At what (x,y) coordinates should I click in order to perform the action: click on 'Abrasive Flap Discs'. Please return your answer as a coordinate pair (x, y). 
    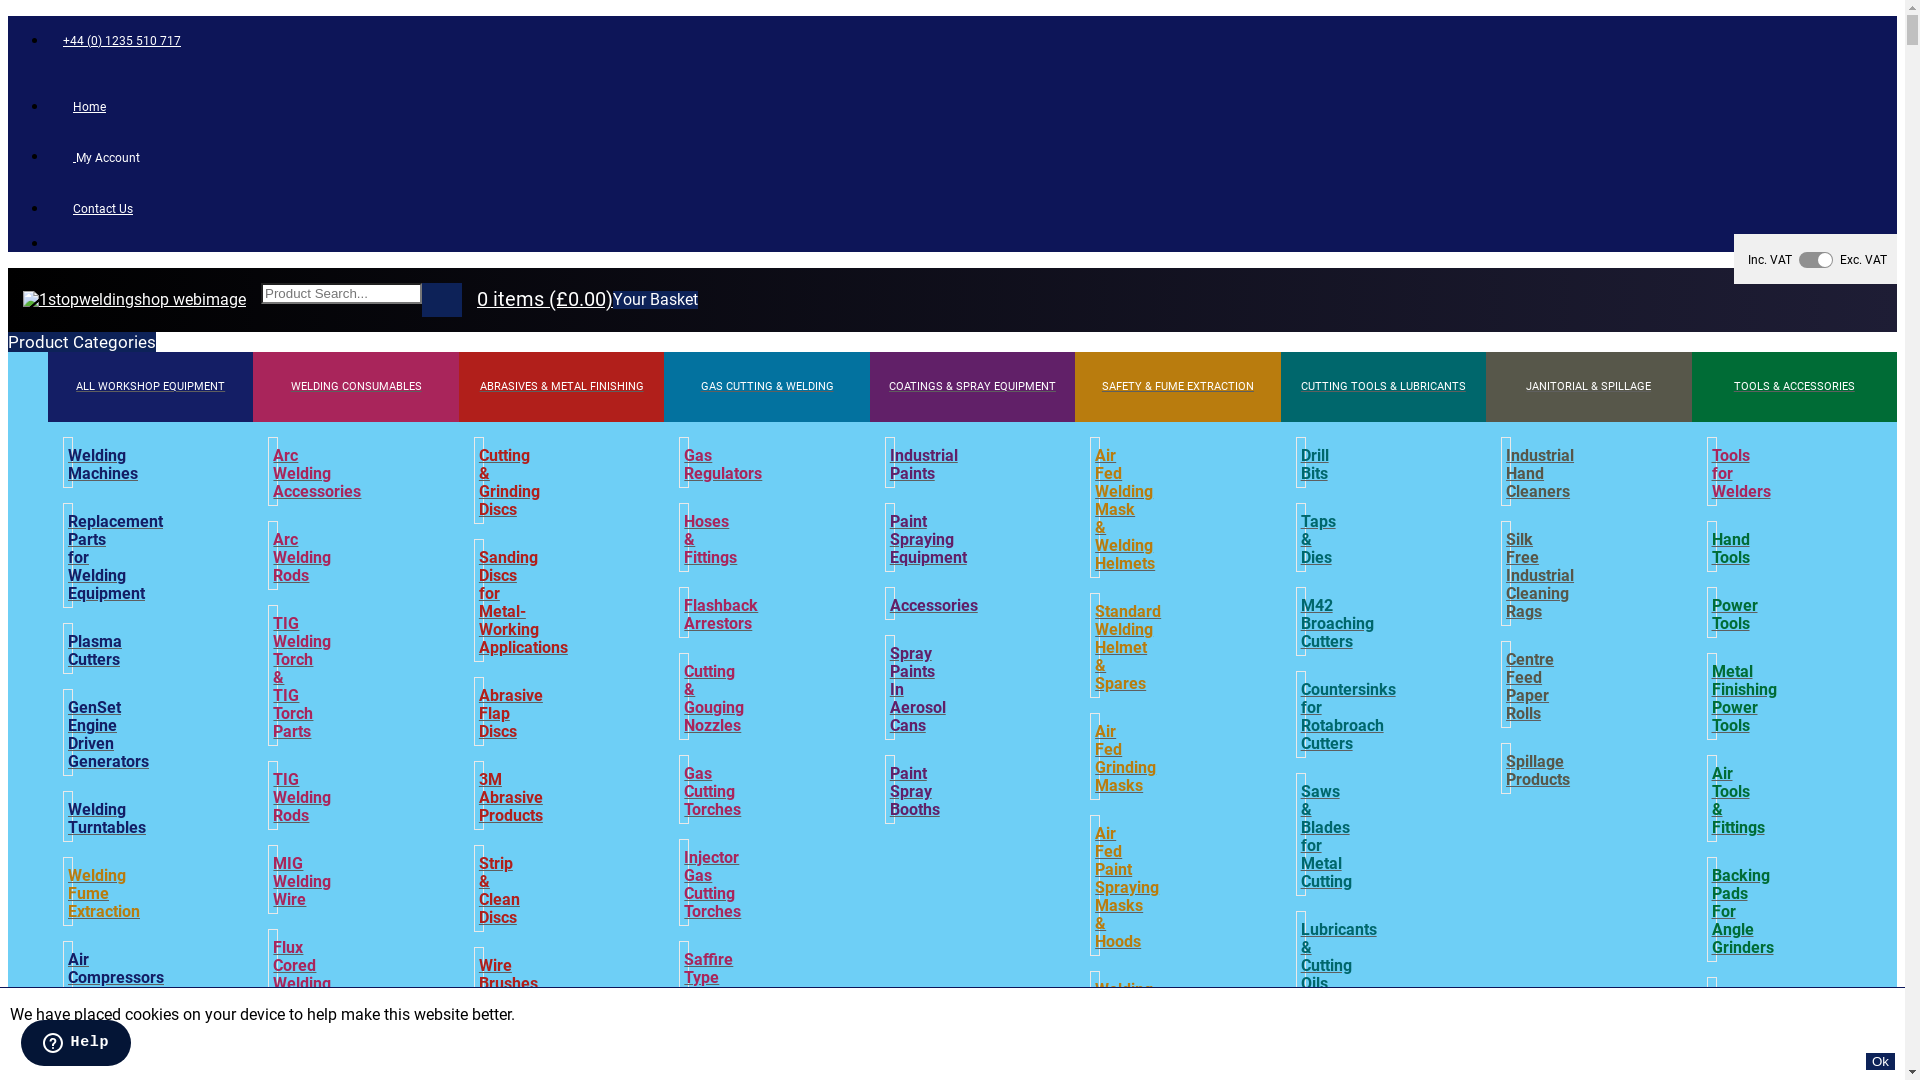
    Looking at the image, I should click on (510, 712).